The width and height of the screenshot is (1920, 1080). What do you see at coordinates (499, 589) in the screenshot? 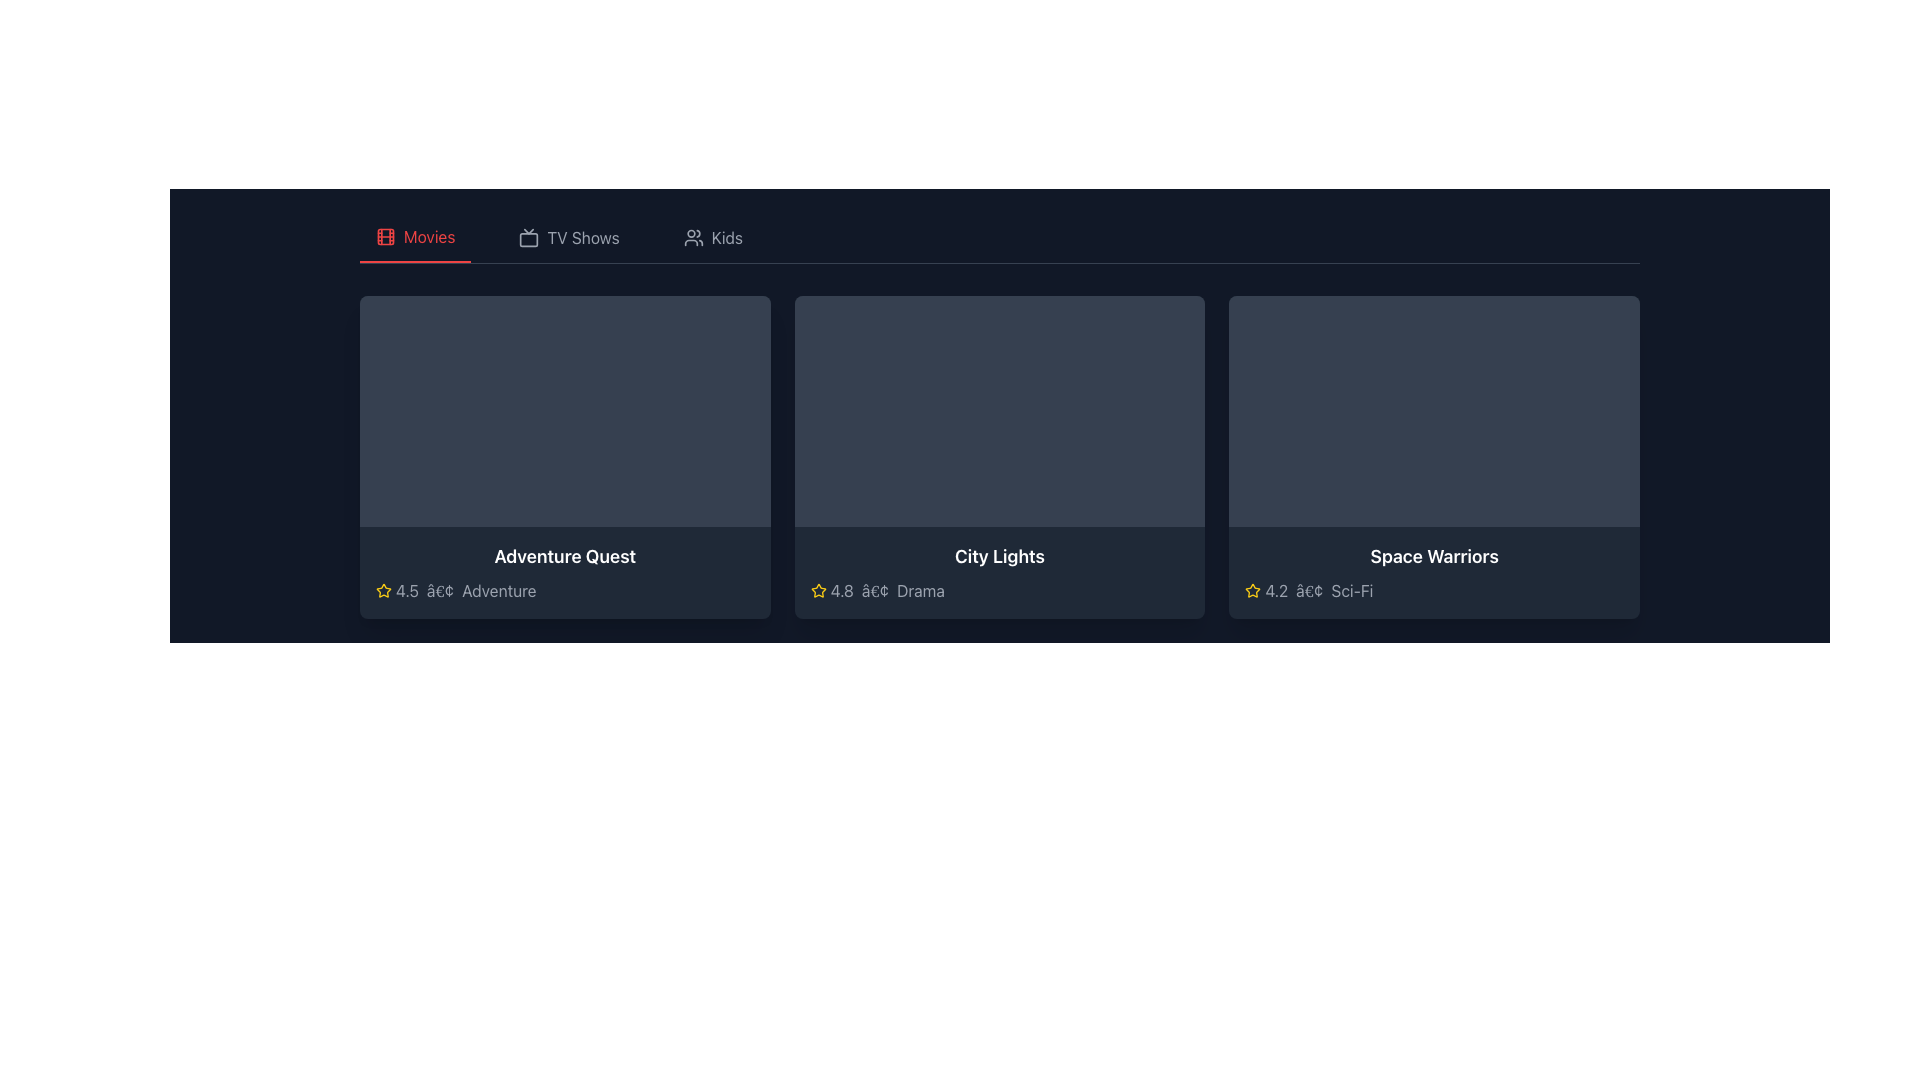
I see `the text label displaying 'Adventure', which is styled in medium-light gray against a dark background, located beneath the title 'Adventure Quest' in a movie card layout` at bounding box center [499, 589].